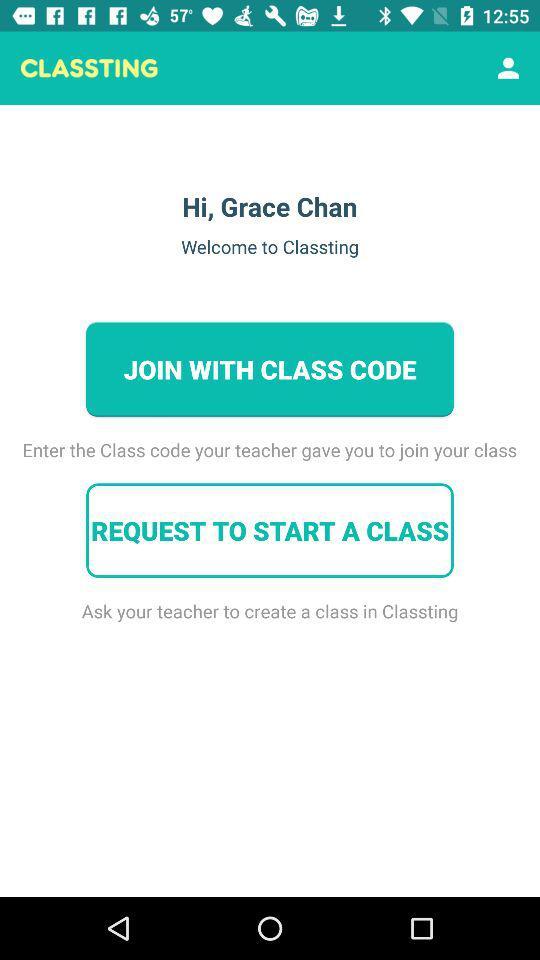 Image resolution: width=540 pixels, height=960 pixels. I want to click on the item below enter the class, so click(270, 529).